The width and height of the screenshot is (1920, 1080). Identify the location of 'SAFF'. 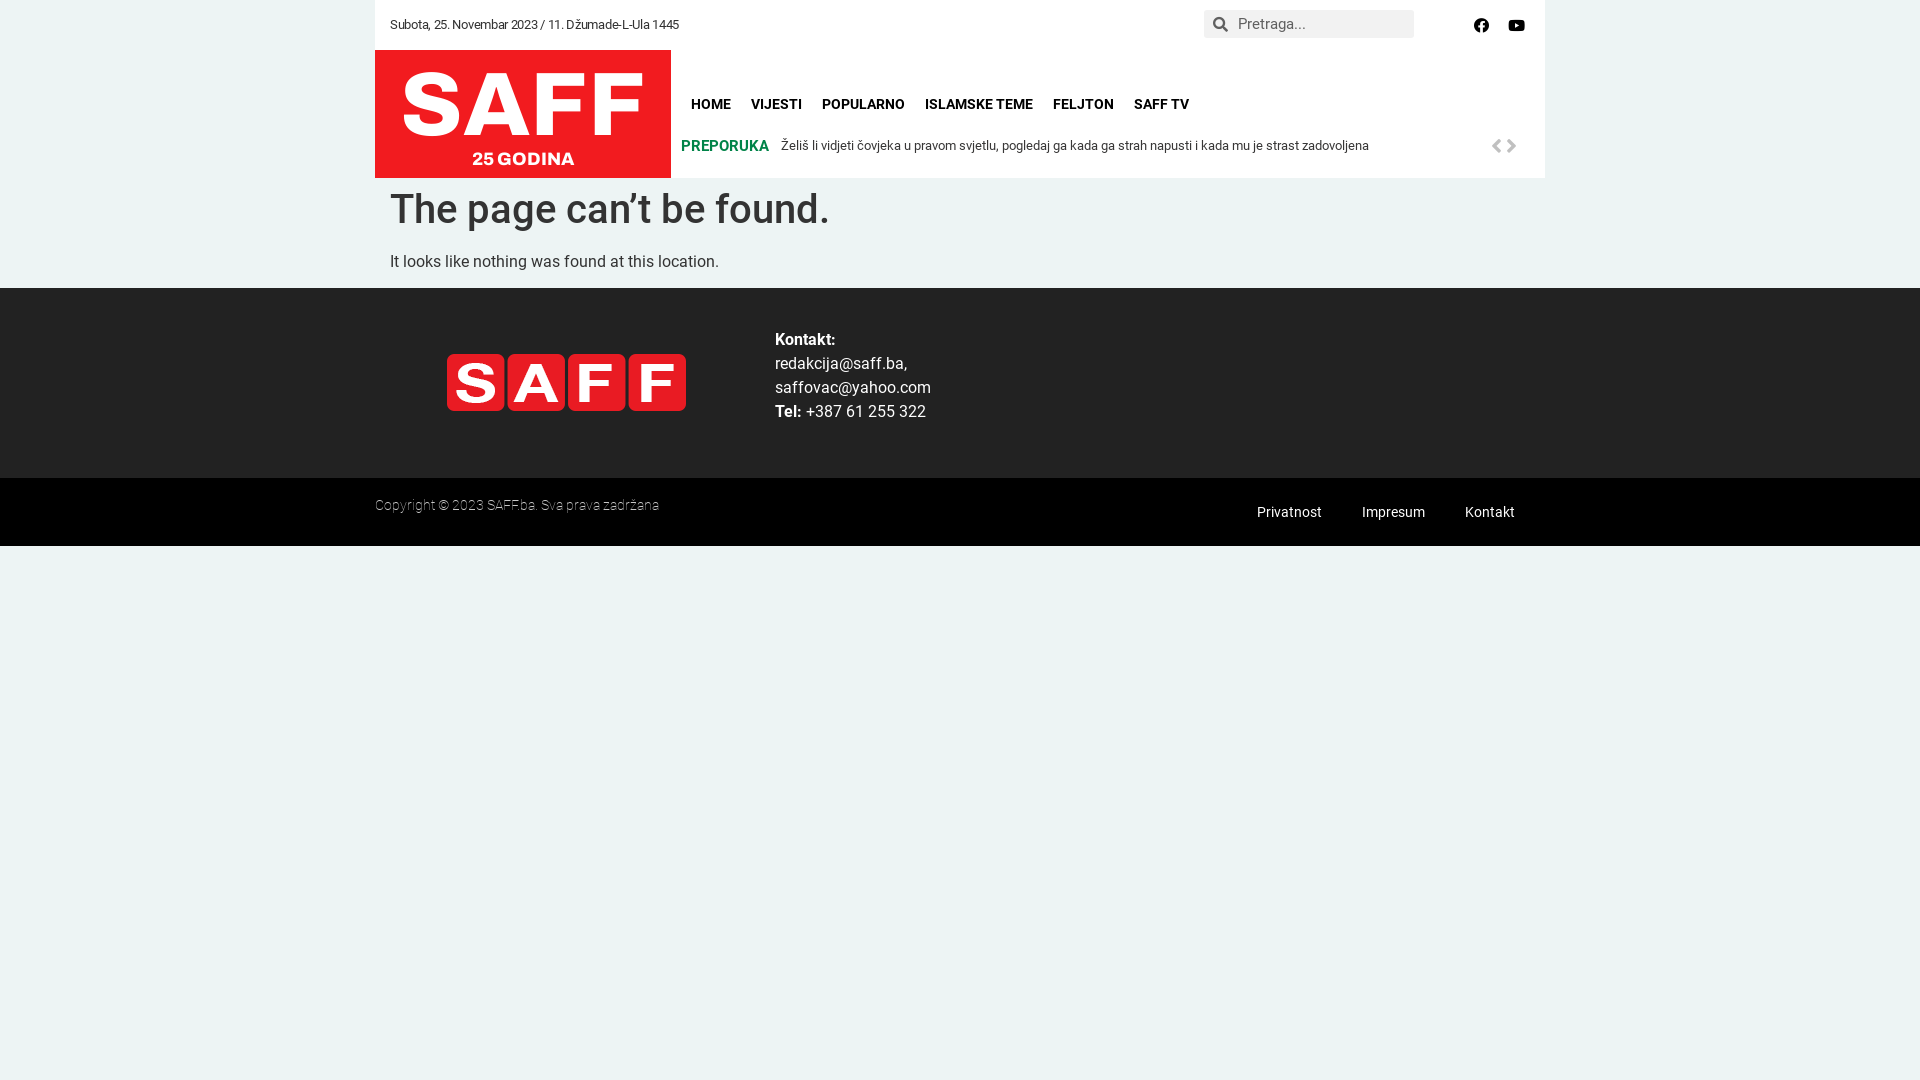
(523, 104).